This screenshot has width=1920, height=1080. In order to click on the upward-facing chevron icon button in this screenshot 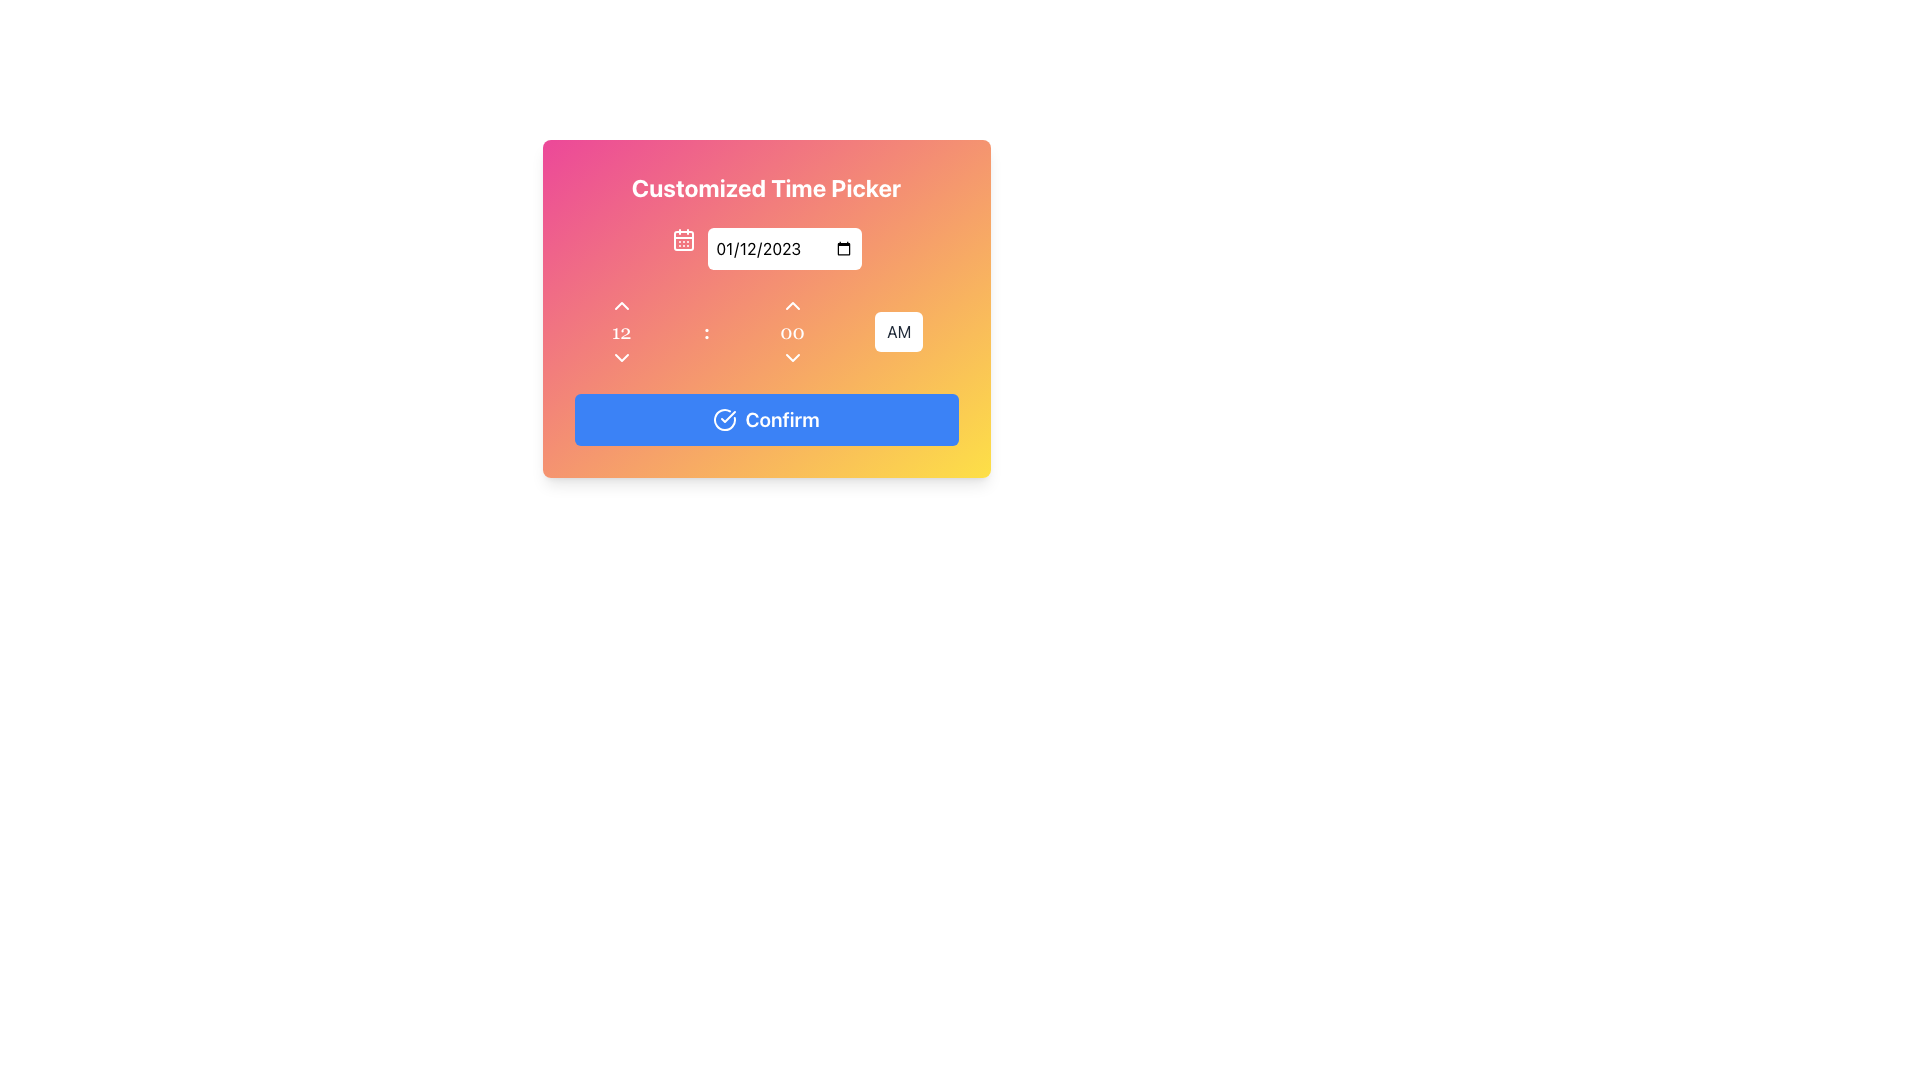, I will do `click(791, 305)`.